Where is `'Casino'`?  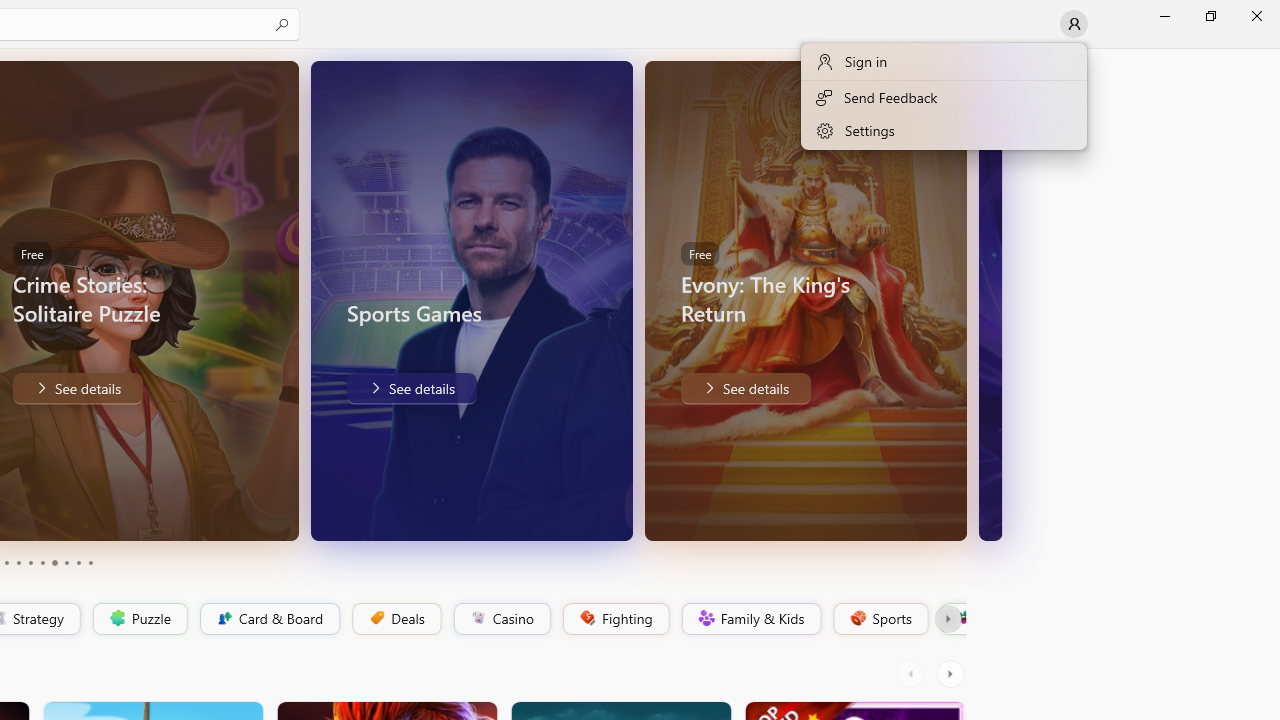
'Casino' is located at coordinates (501, 618).